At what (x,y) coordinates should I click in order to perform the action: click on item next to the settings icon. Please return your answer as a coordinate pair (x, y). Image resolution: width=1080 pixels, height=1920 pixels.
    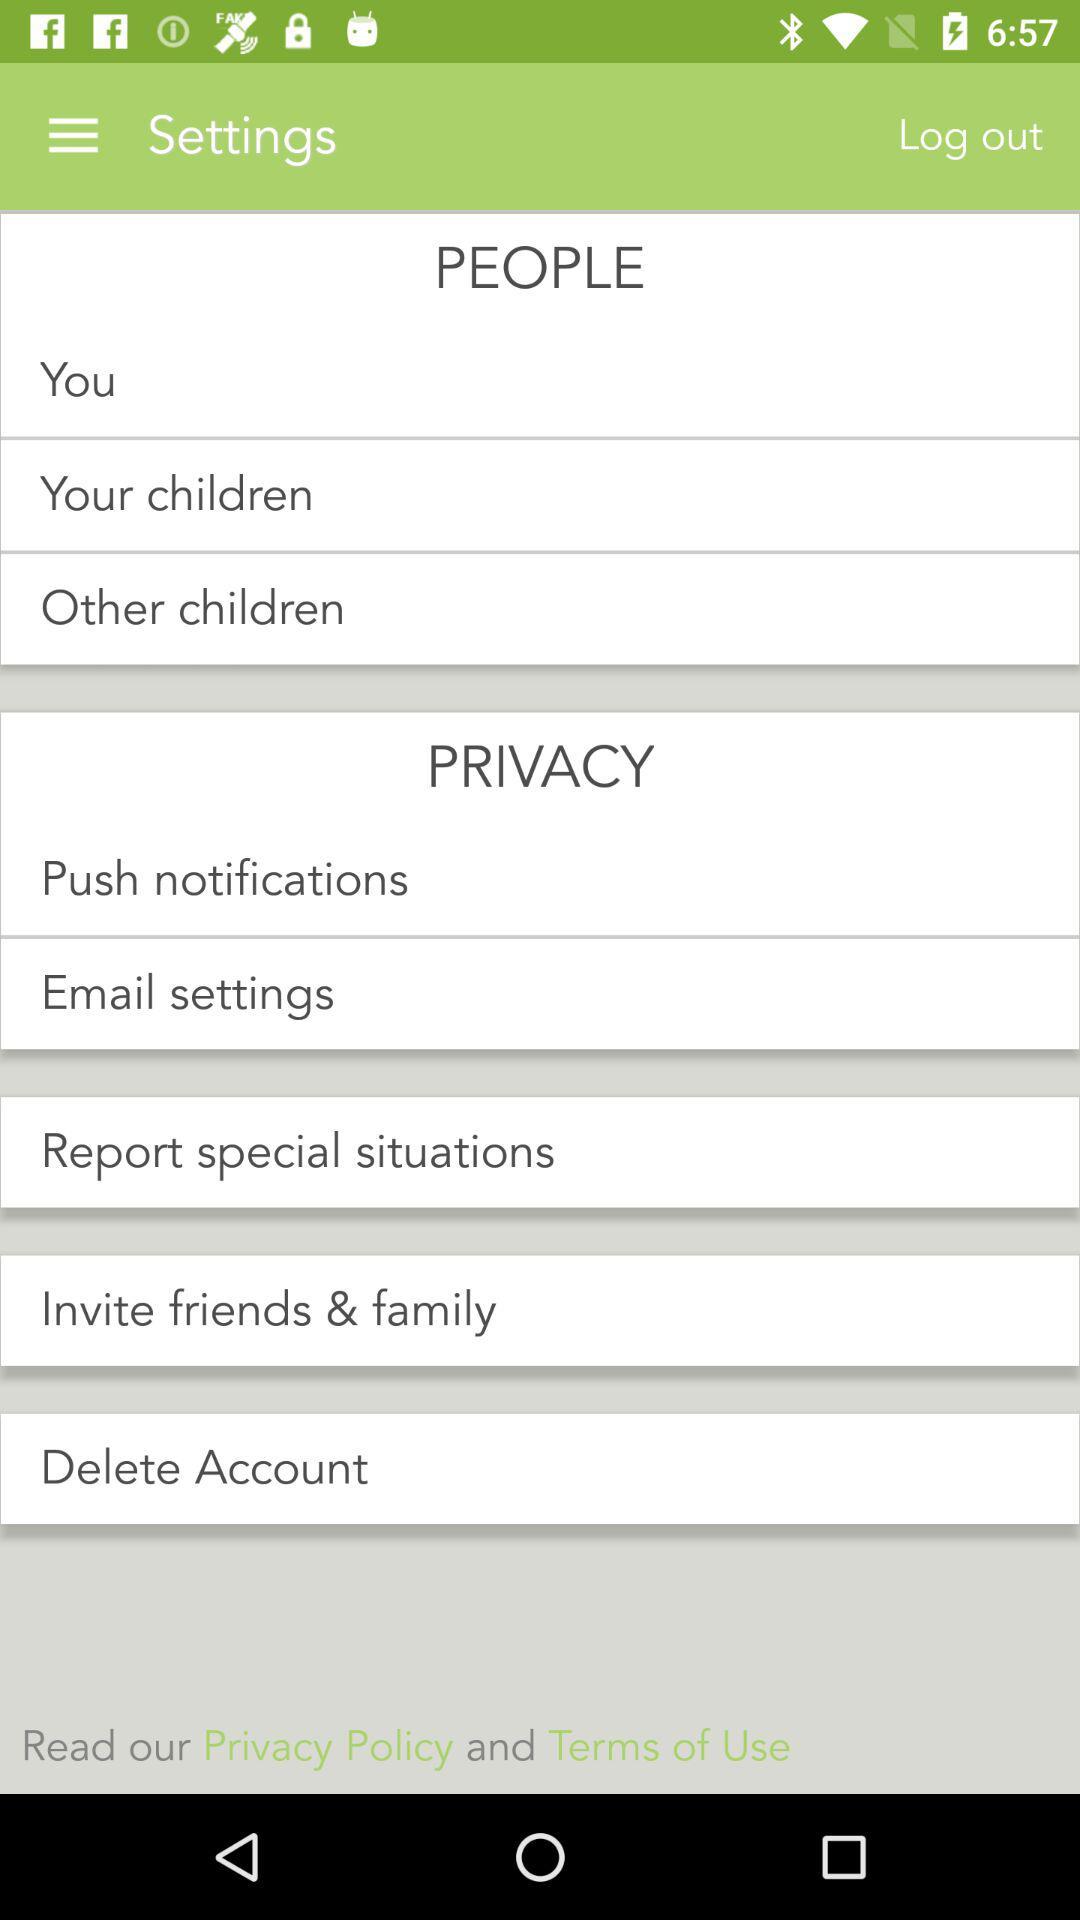
    Looking at the image, I should click on (72, 135).